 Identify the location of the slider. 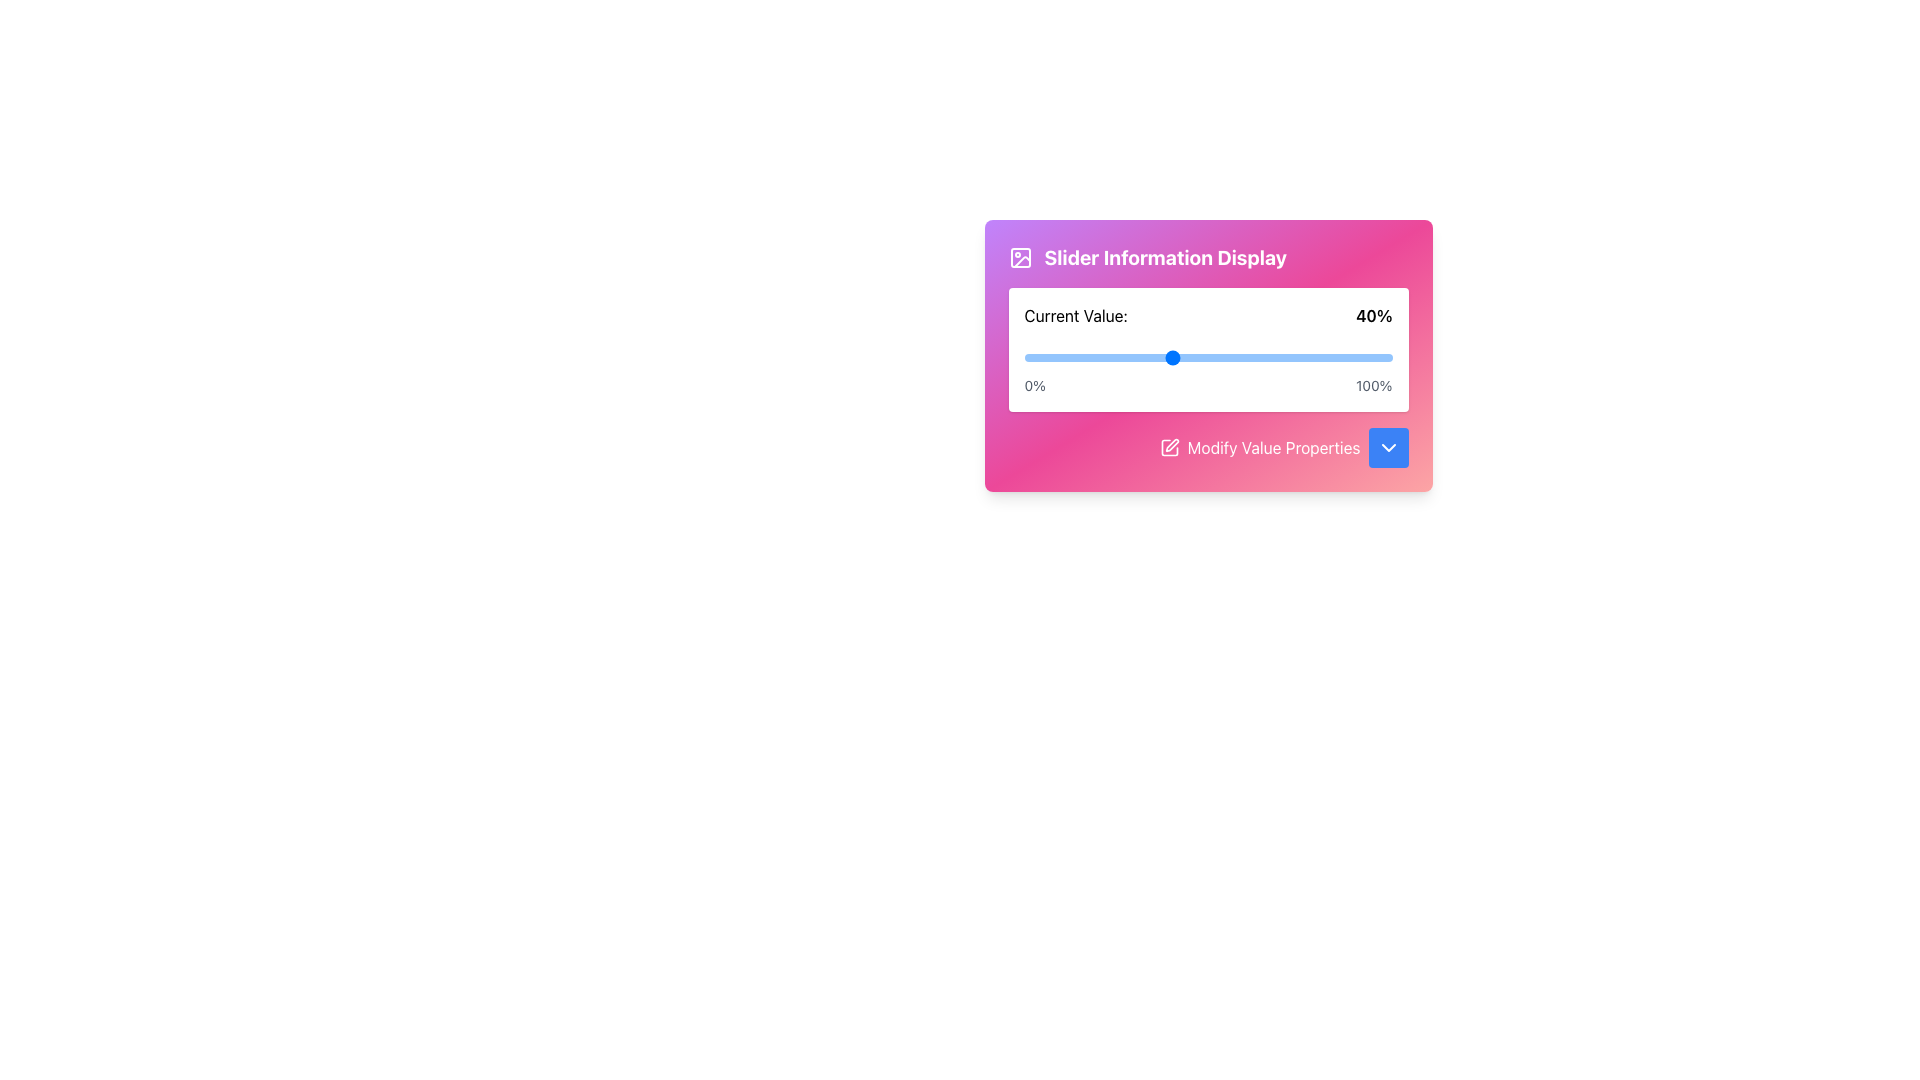
(1362, 357).